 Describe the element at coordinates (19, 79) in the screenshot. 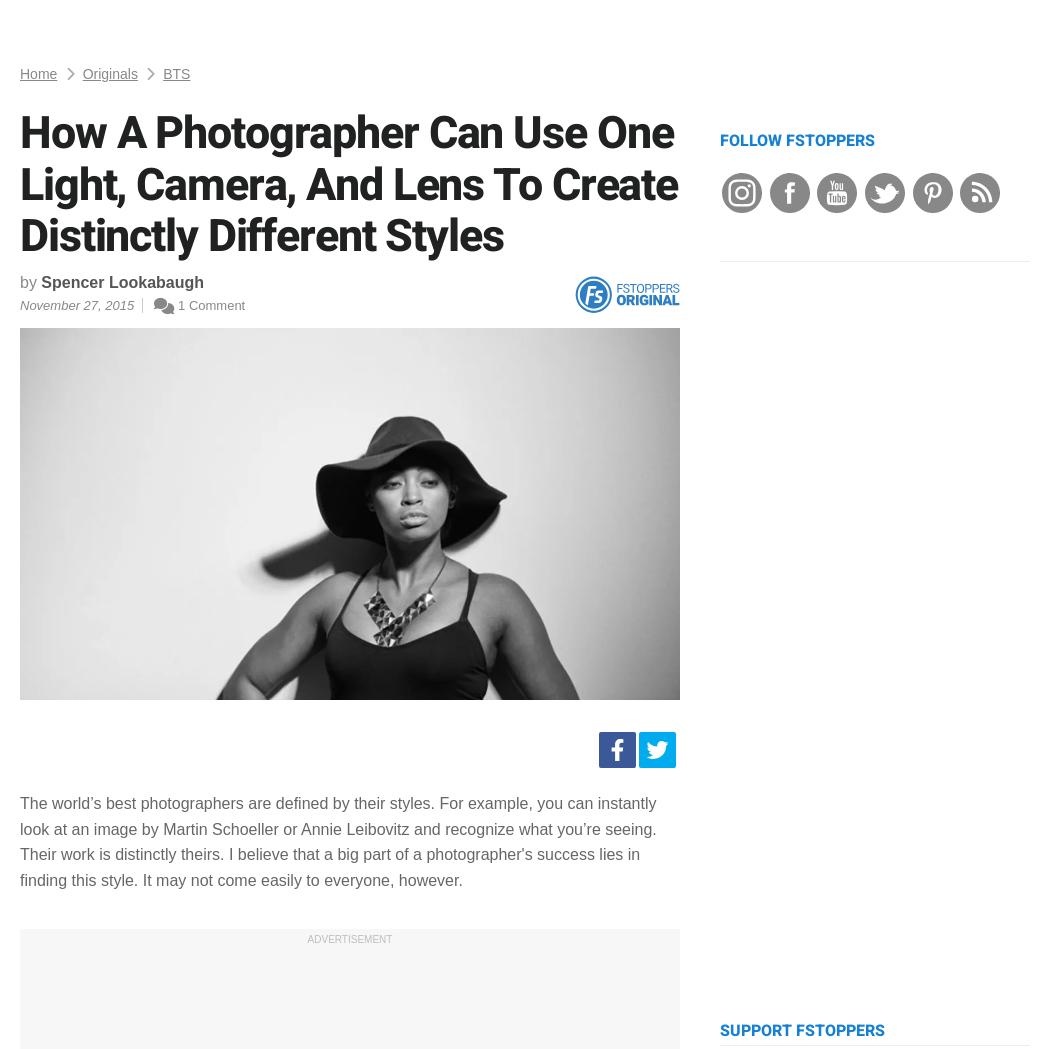

I see `'The model can be found at her'` at that location.